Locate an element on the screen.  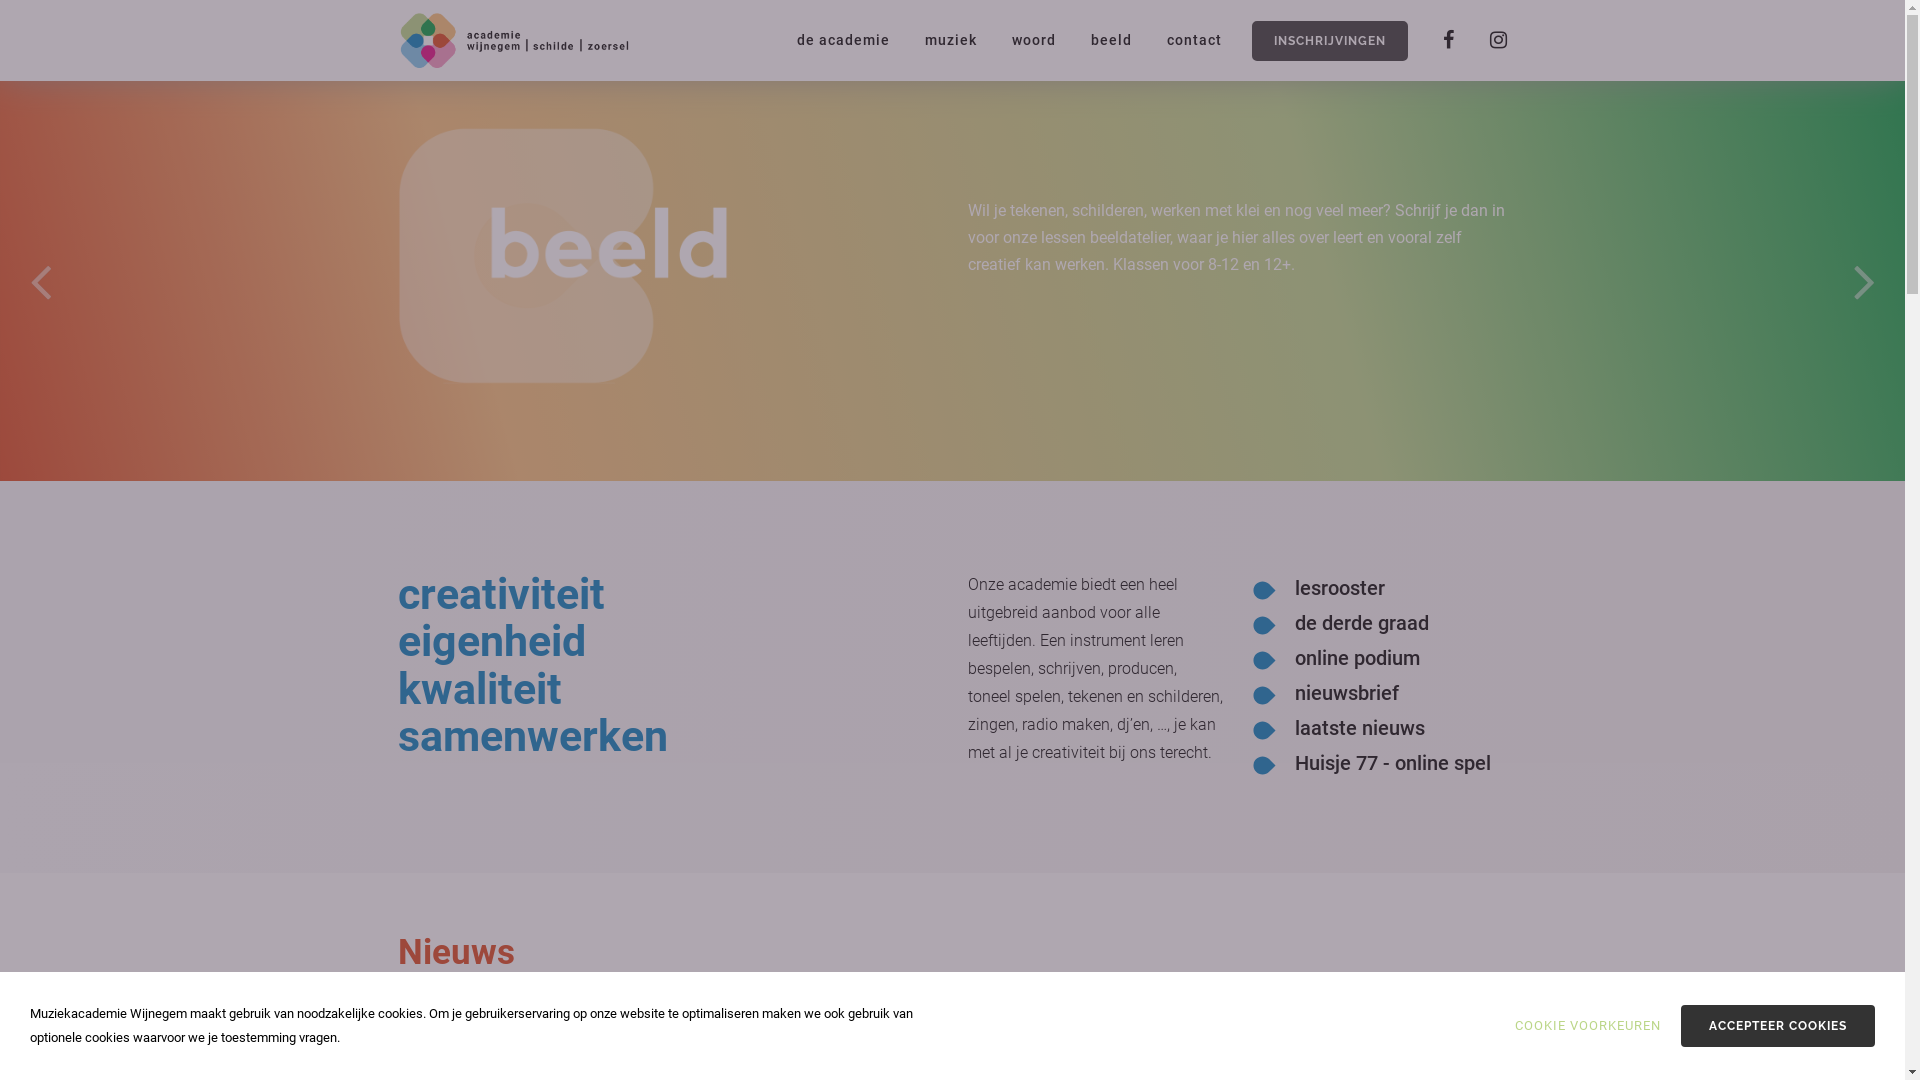
'INSCHRIJVINGEN' is located at coordinates (1329, 41).